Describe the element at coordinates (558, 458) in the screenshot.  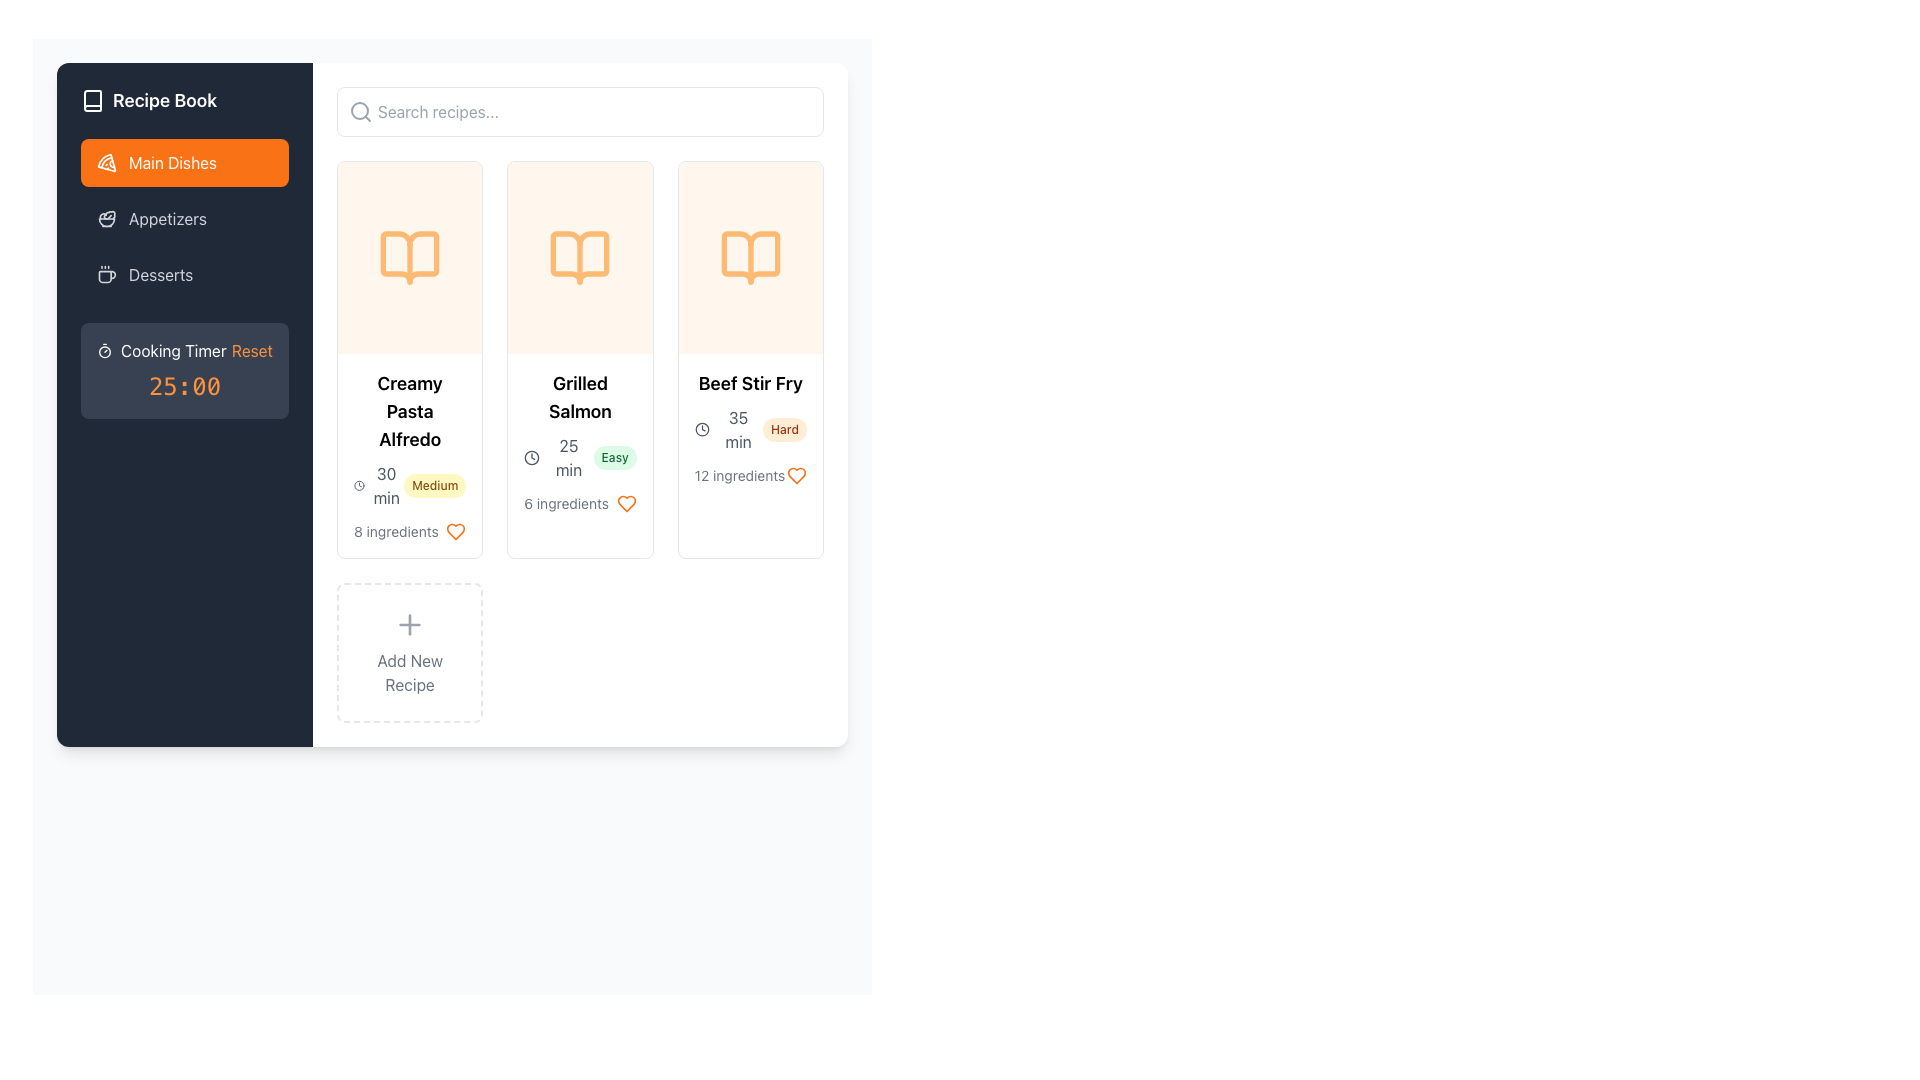
I see `the '25 min' text label, which is styled in gray and located in the 'Grilled Salmon' card, to focus on it` at that location.